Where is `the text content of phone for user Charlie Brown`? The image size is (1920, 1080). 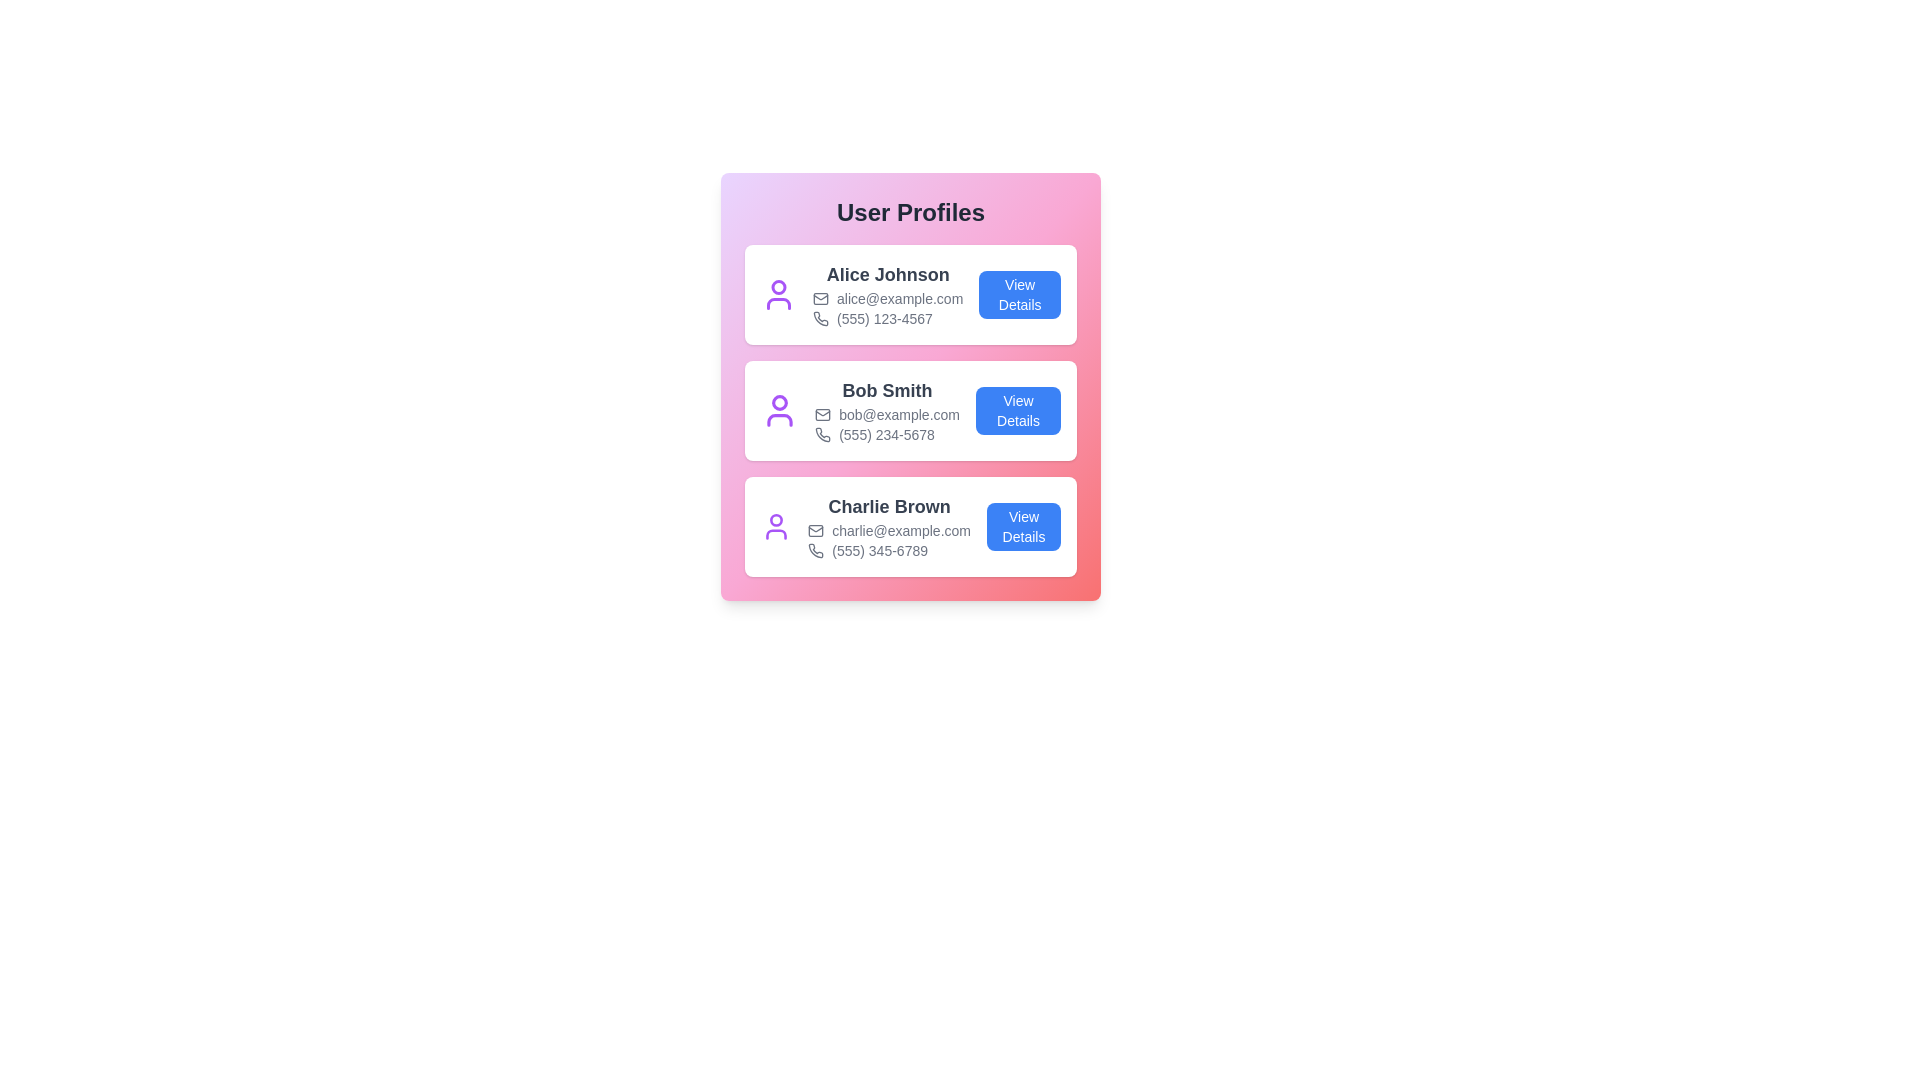
the text content of phone for user Charlie Brown is located at coordinates (887, 551).